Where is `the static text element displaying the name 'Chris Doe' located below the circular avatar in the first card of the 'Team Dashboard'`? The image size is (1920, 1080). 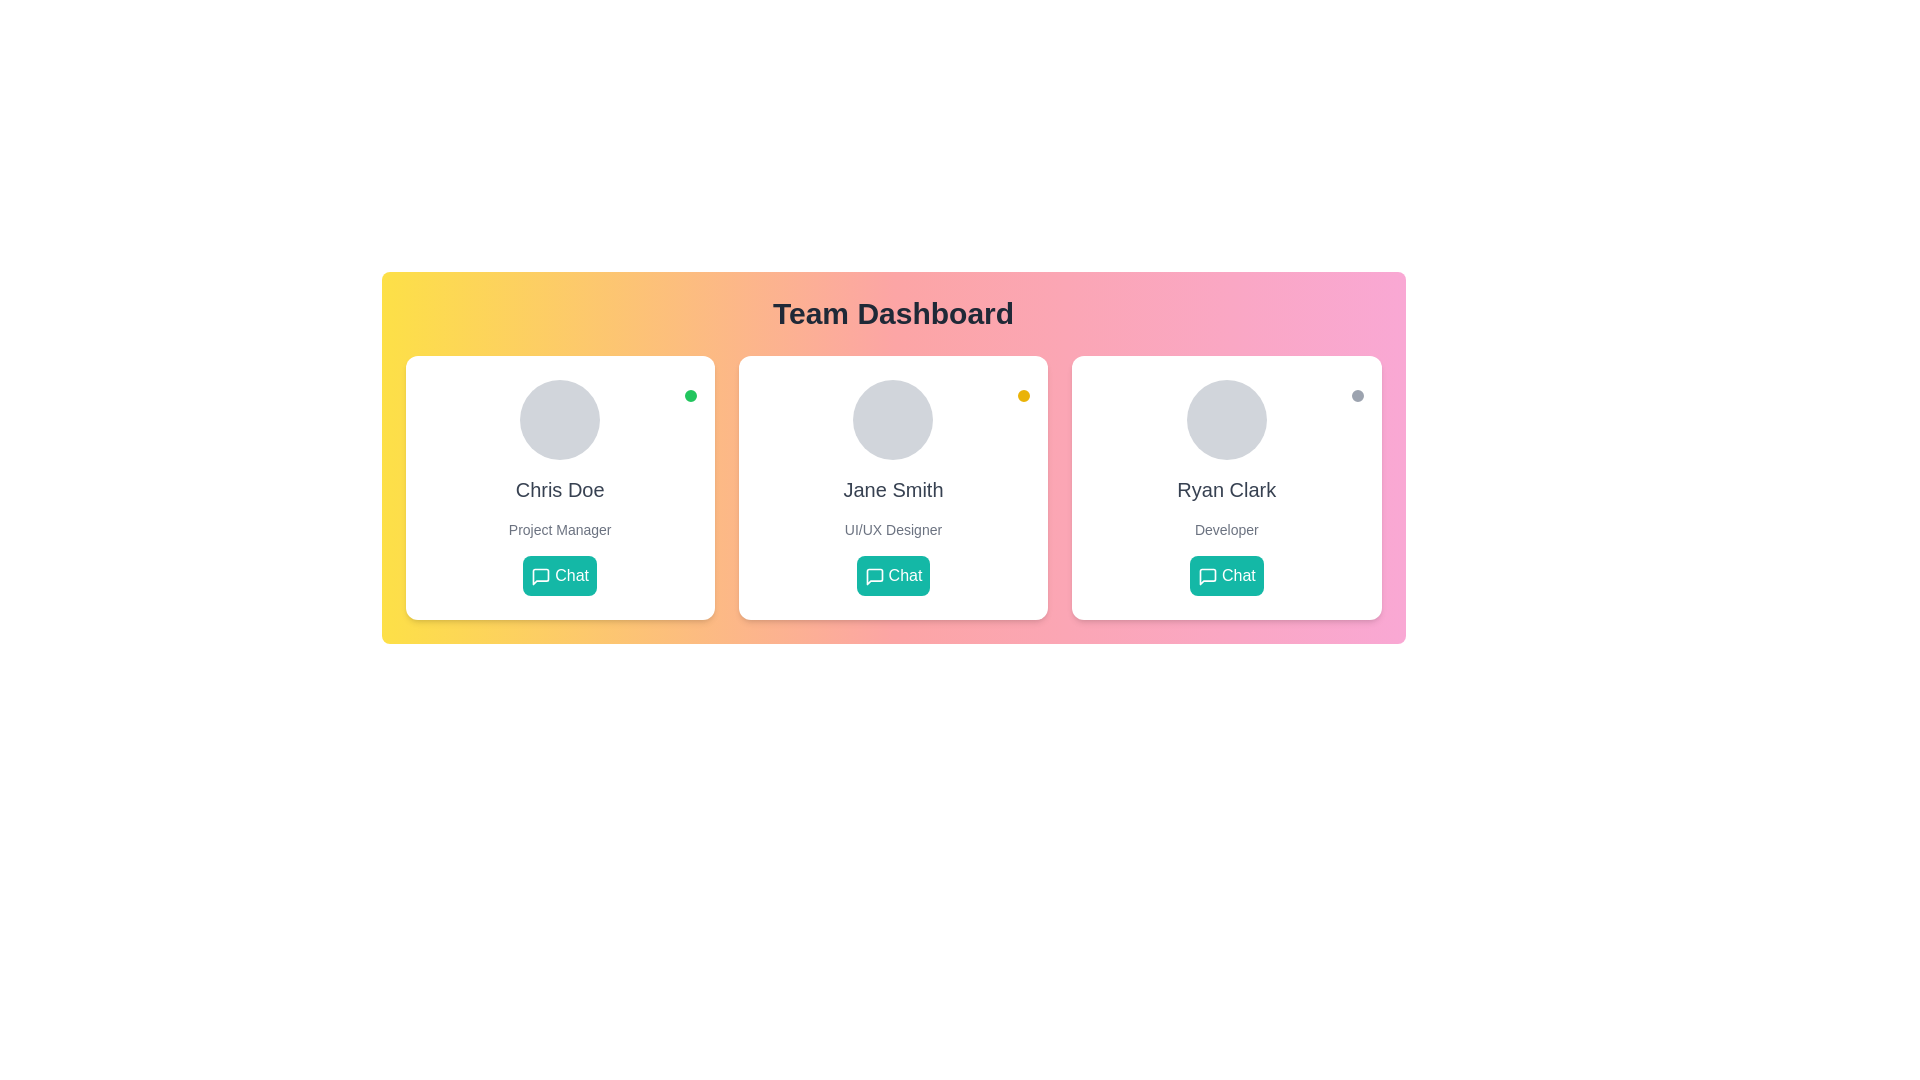
the static text element displaying the name 'Chris Doe' located below the circular avatar in the first card of the 'Team Dashboard' is located at coordinates (560, 489).